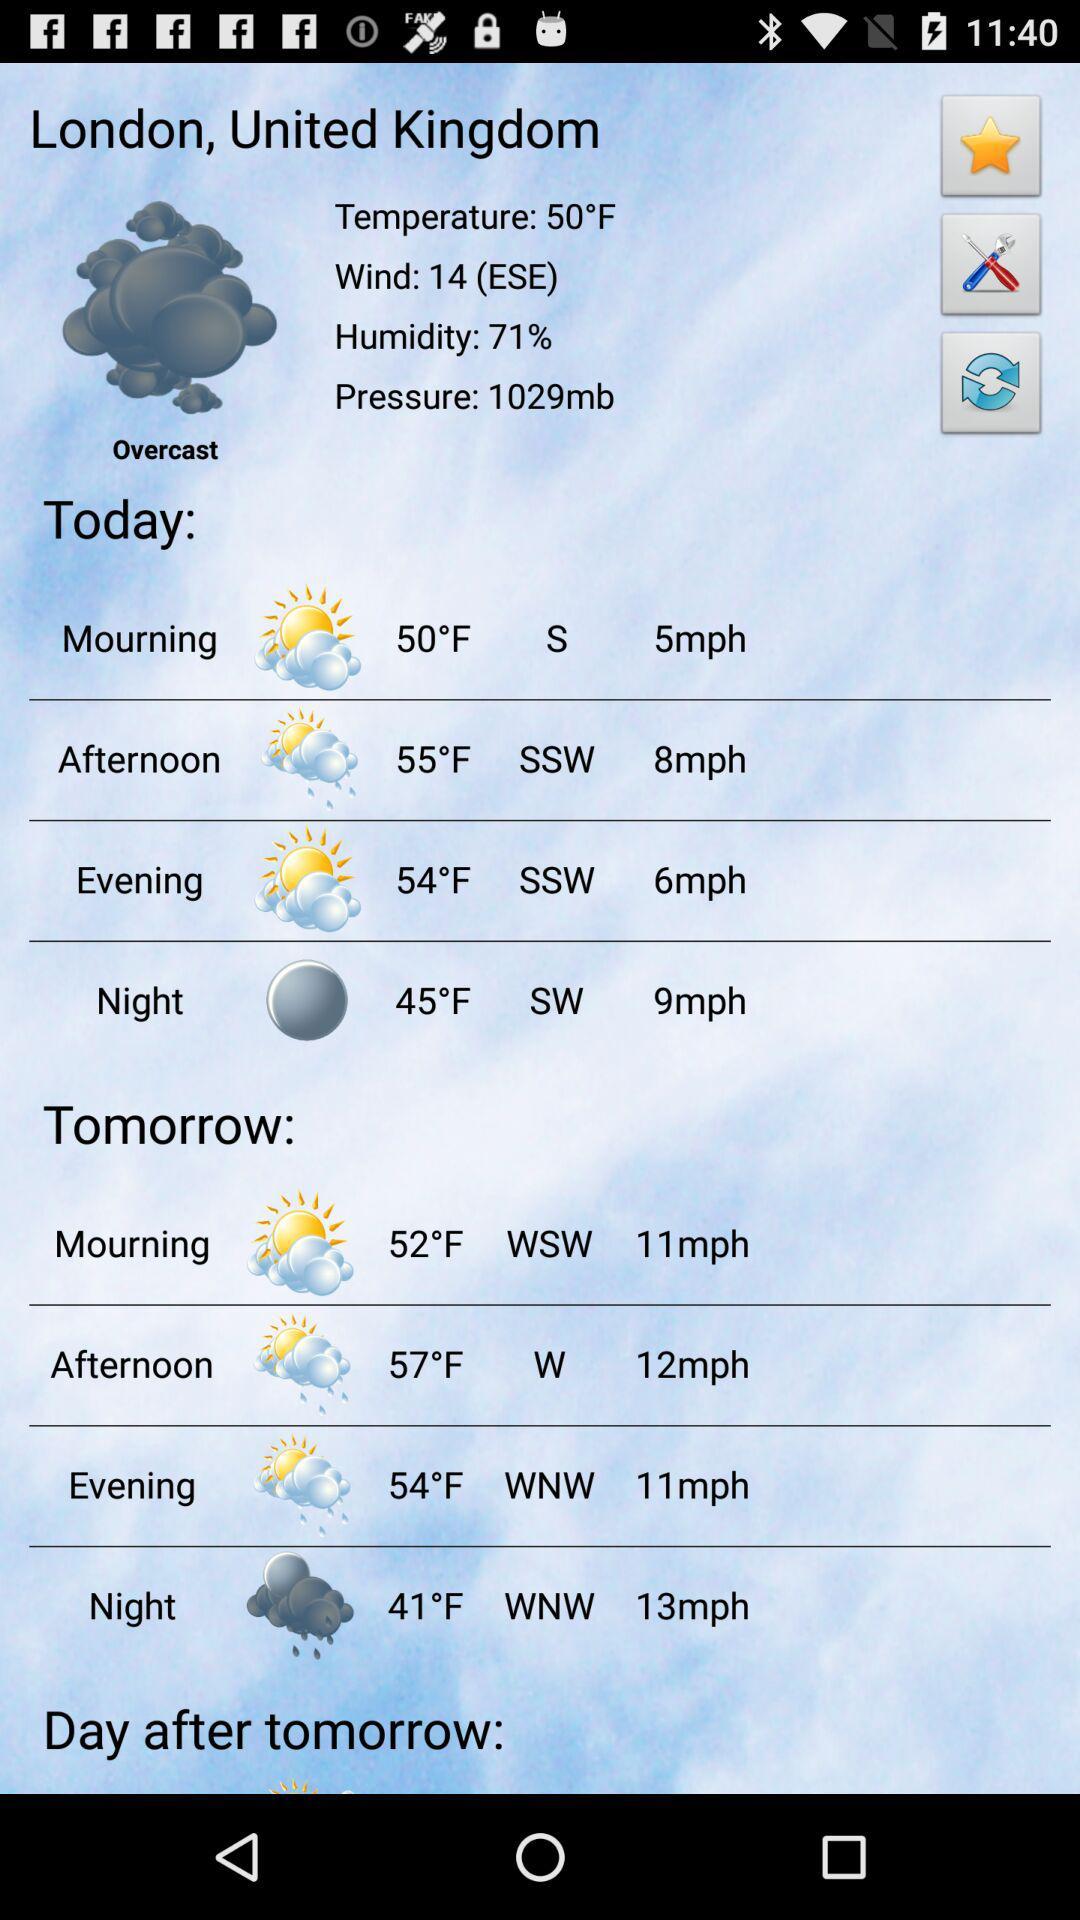 The image size is (1080, 1920). What do you see at coordinates (307, 999) in the screenshot?
I see `browsing` at bounding box center [307, 999].